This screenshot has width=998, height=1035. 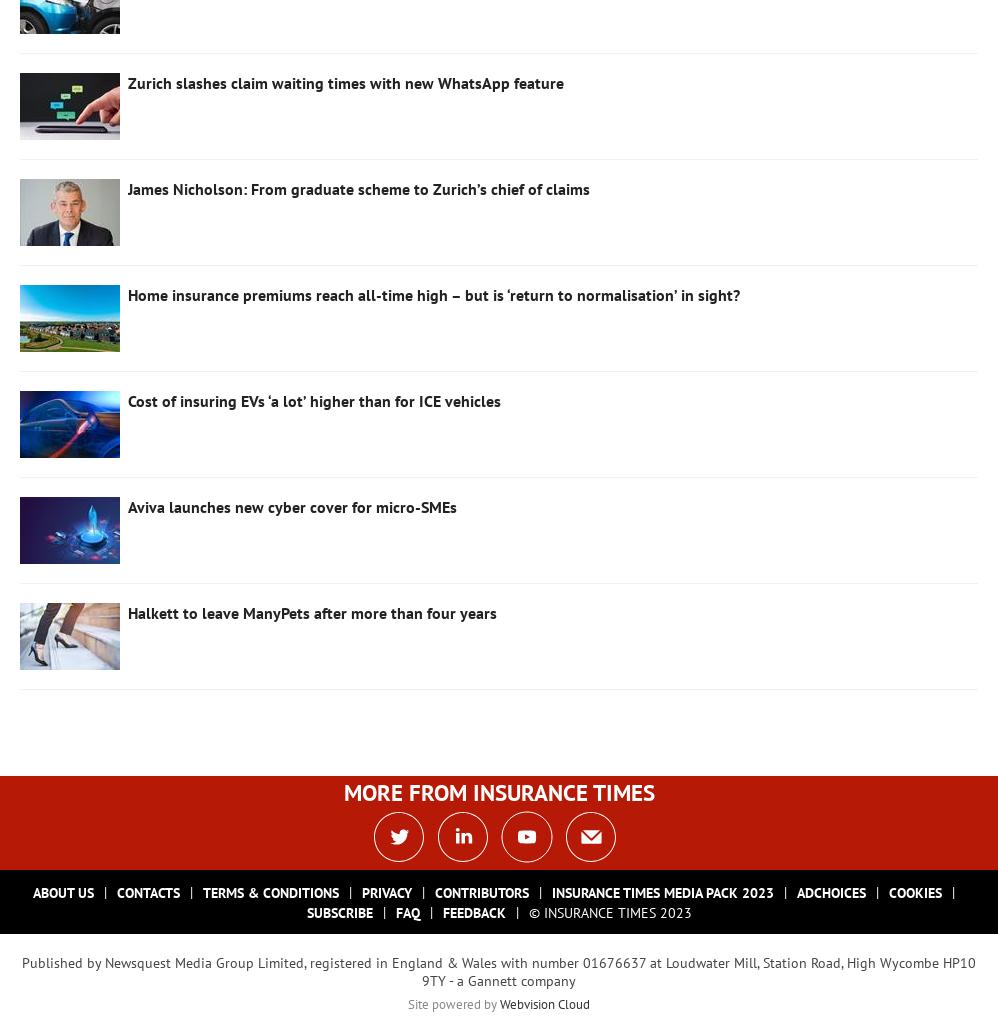 What do you see at coordinates (116, 891) in the screenshot?
I see `'Contacts'` at bounding box center [116, 891].